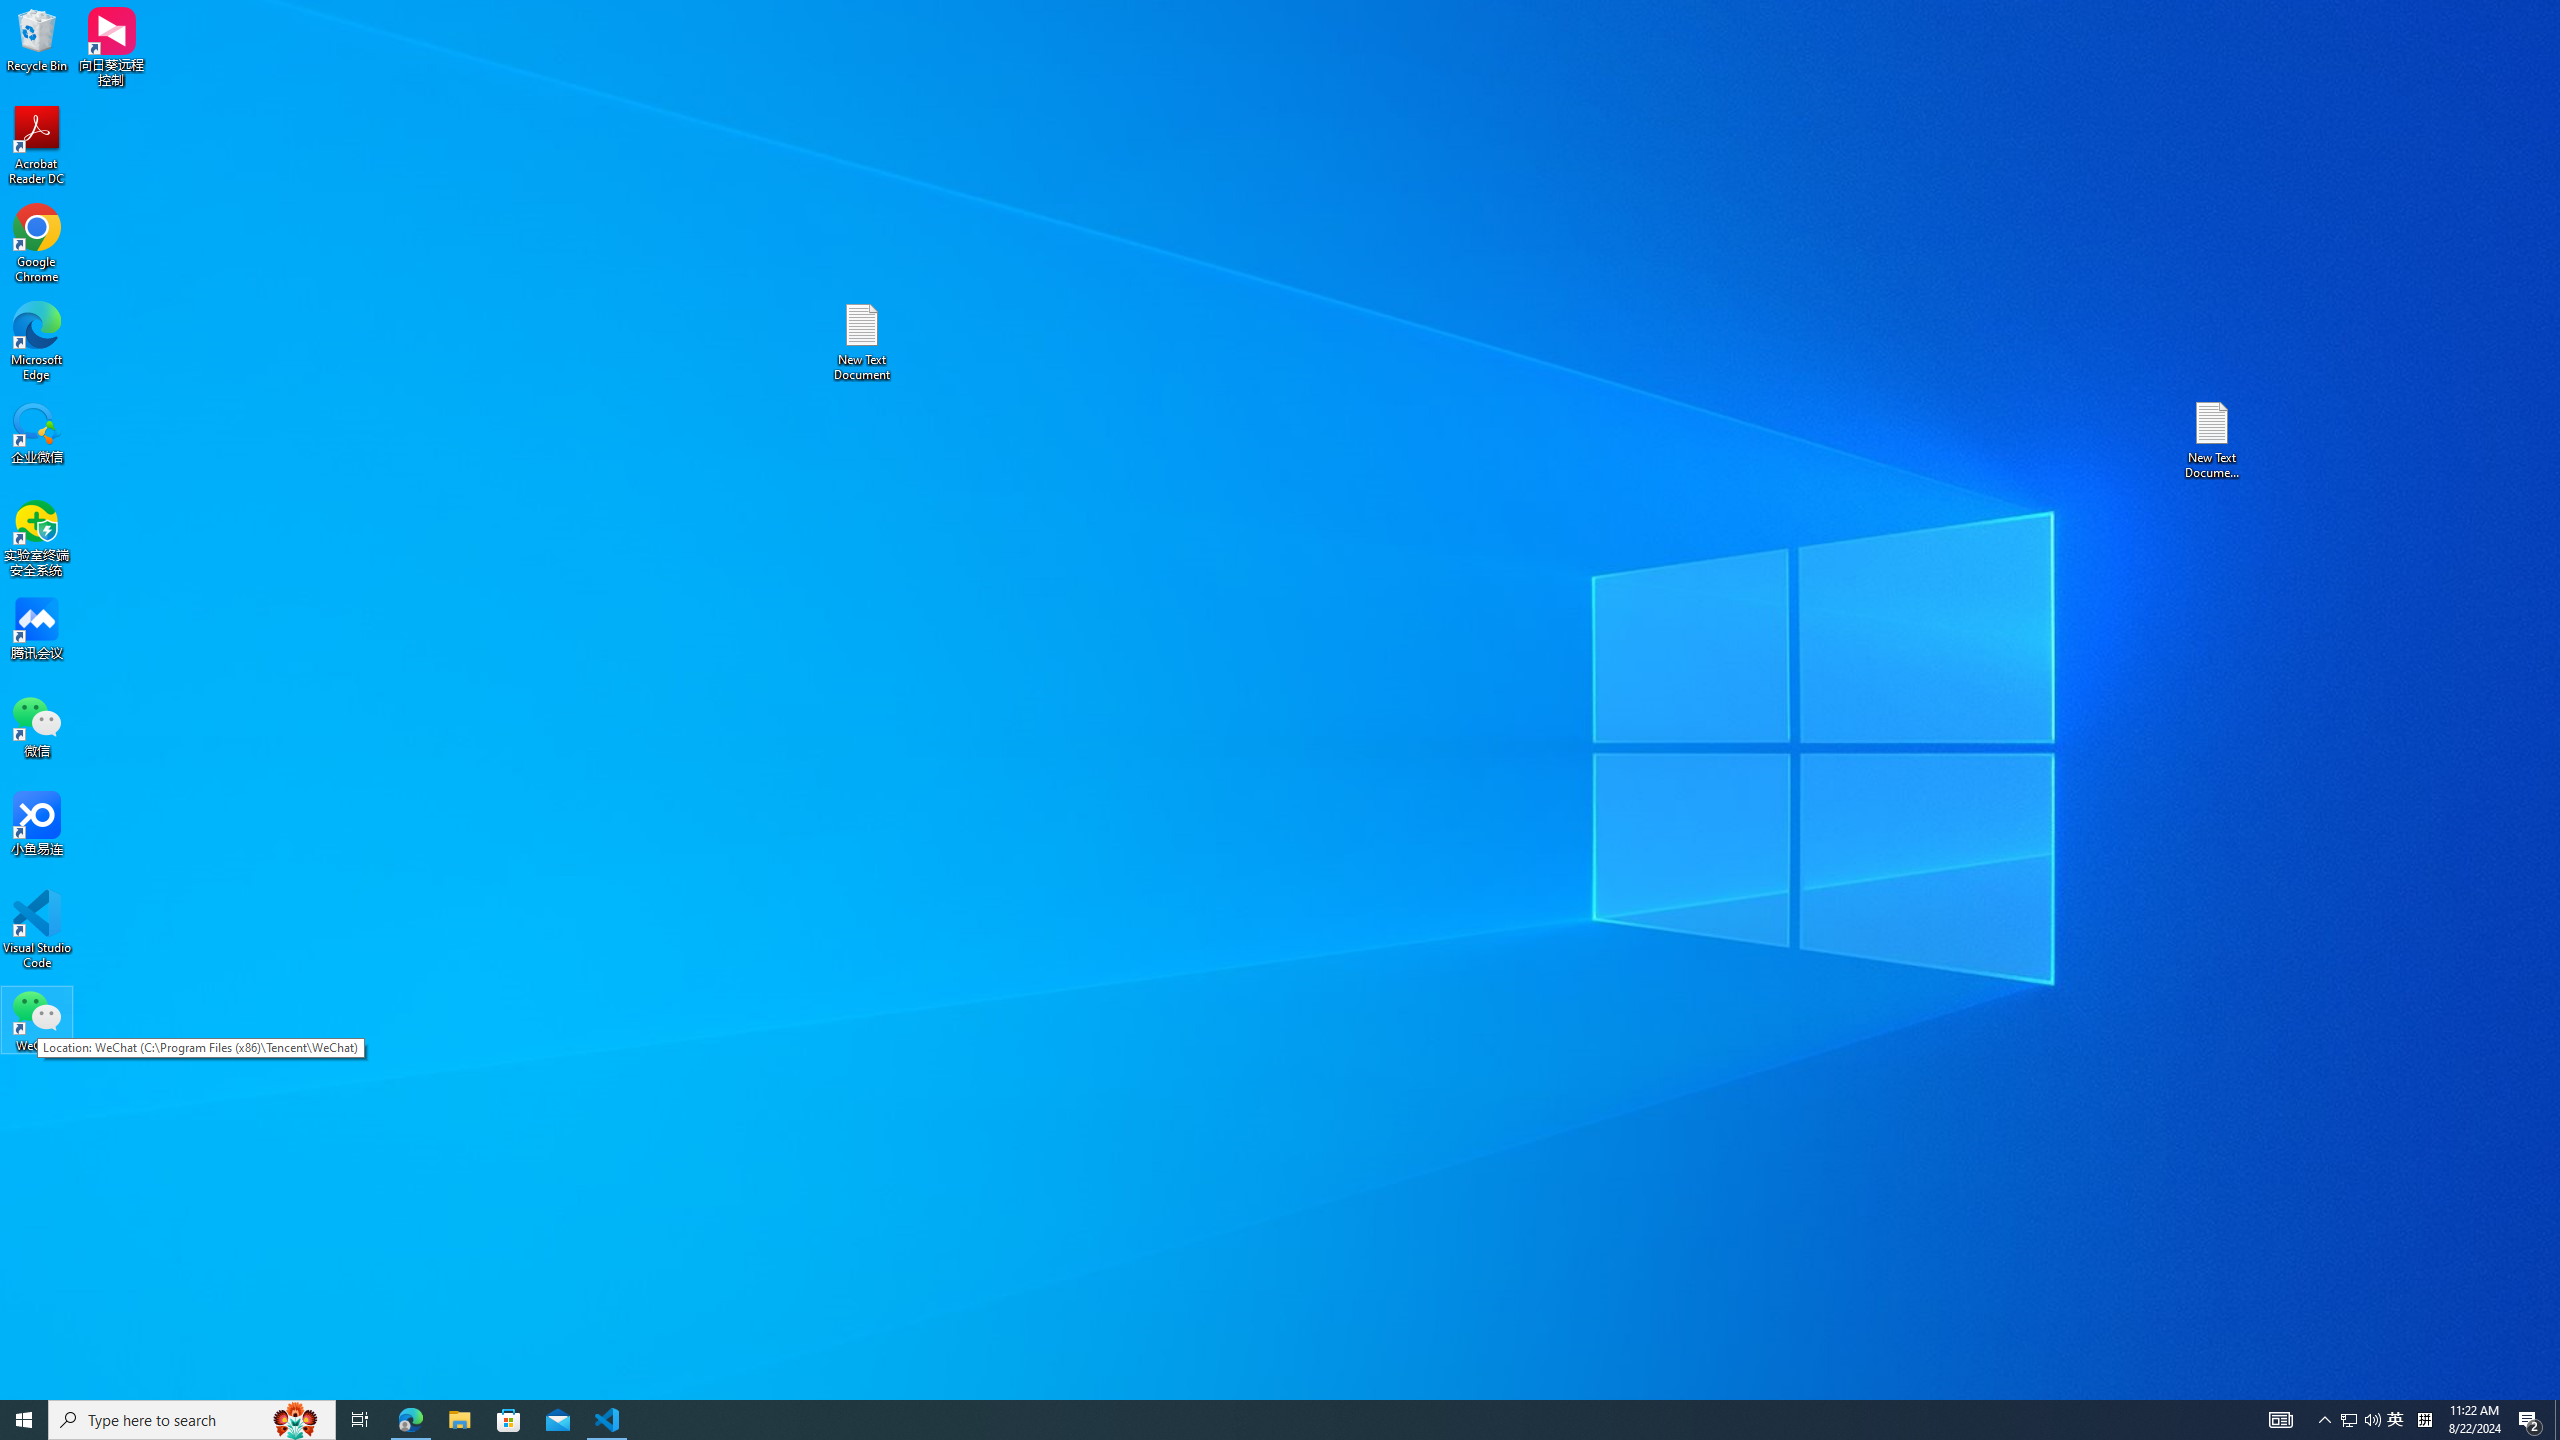 The height and width of the screenshot is (1440, 2560). Describe the element at coordinates (191, 1418) in the screenshot. I see `'Type here to search'` at that location.